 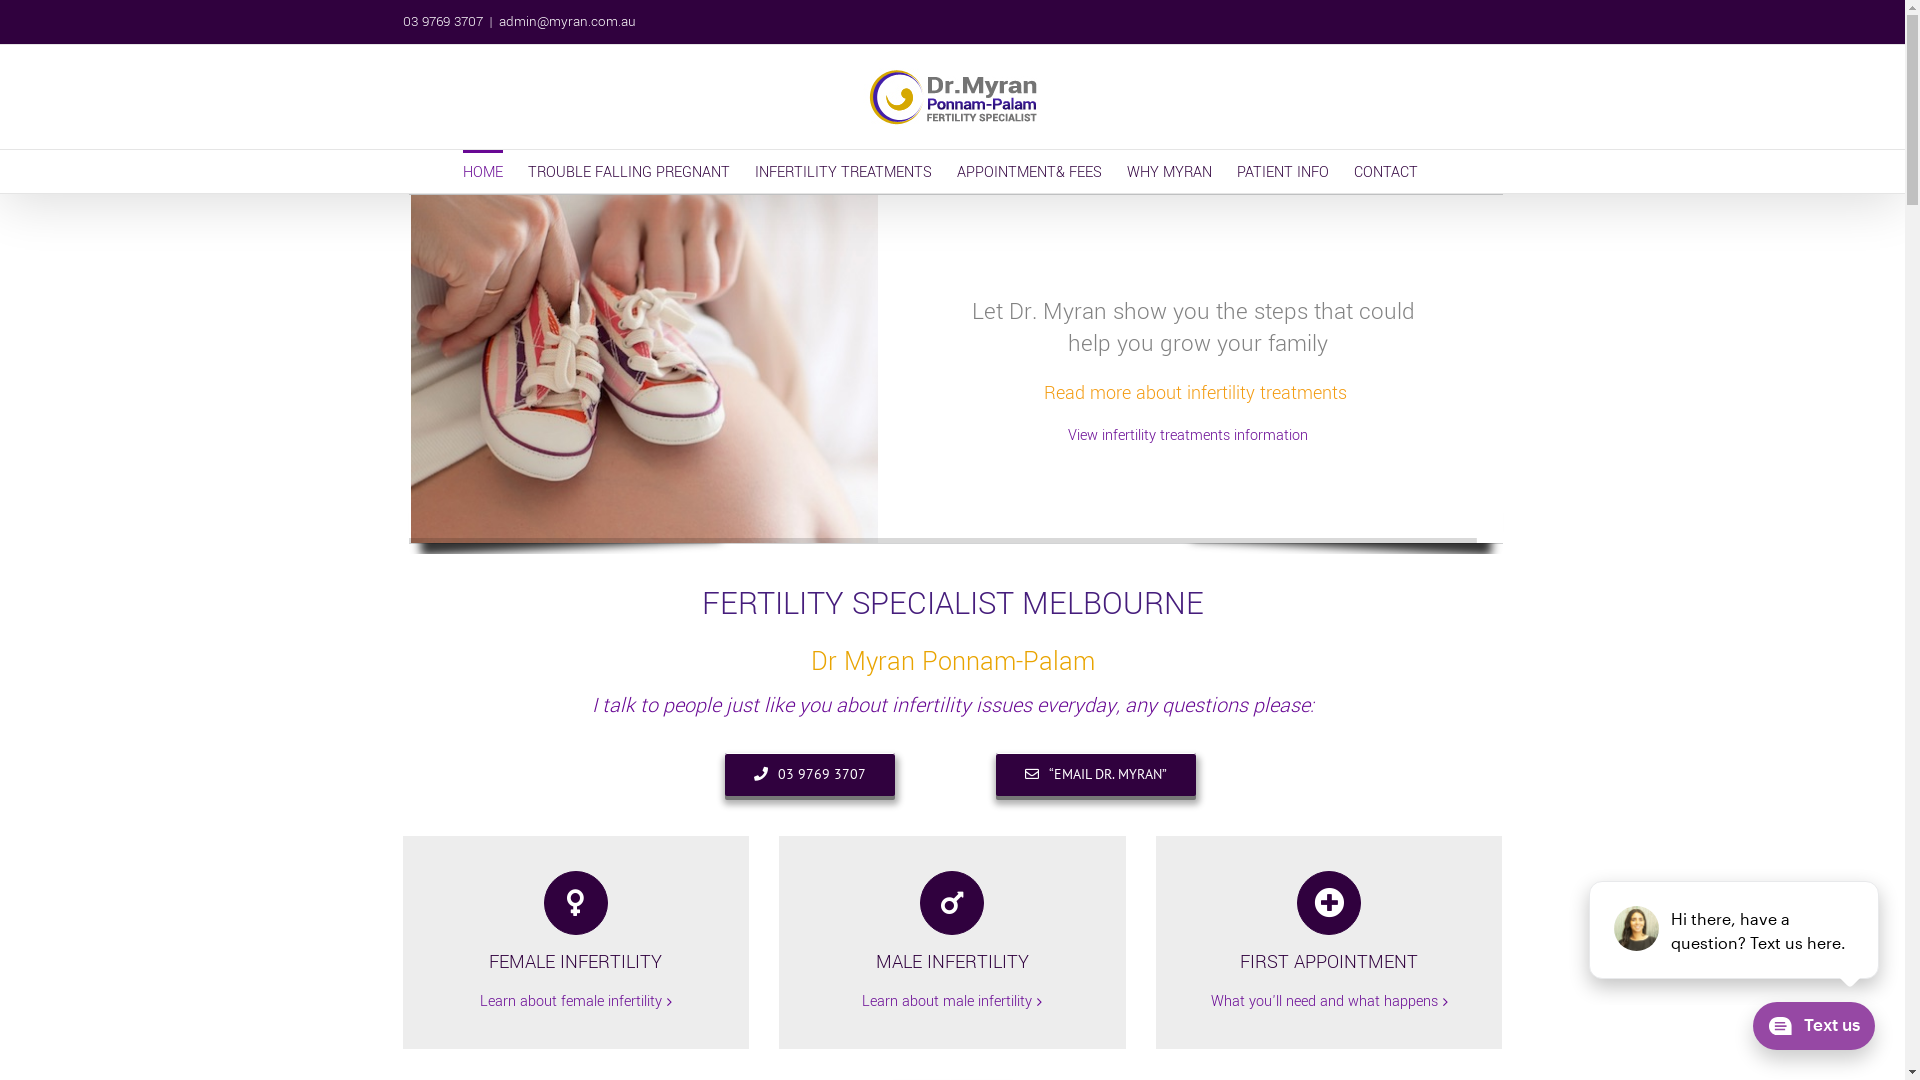 What do you see at coordinates (1733, 929) in the screenshot?
I see `'podium webchat widget prompt'` at bounding box center [1733, 929].